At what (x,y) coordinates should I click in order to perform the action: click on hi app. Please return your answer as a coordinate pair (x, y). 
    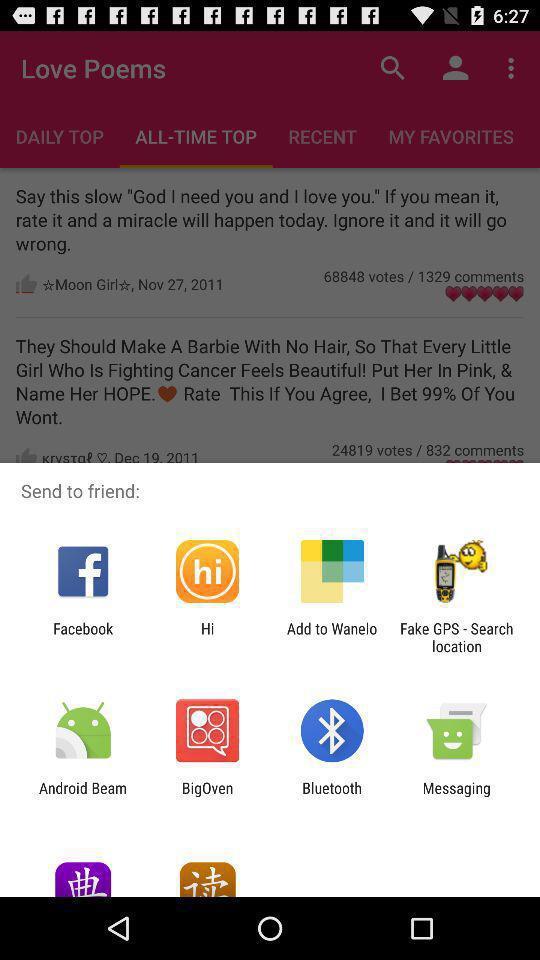
    Looking at the image, I should click on (206, 636).